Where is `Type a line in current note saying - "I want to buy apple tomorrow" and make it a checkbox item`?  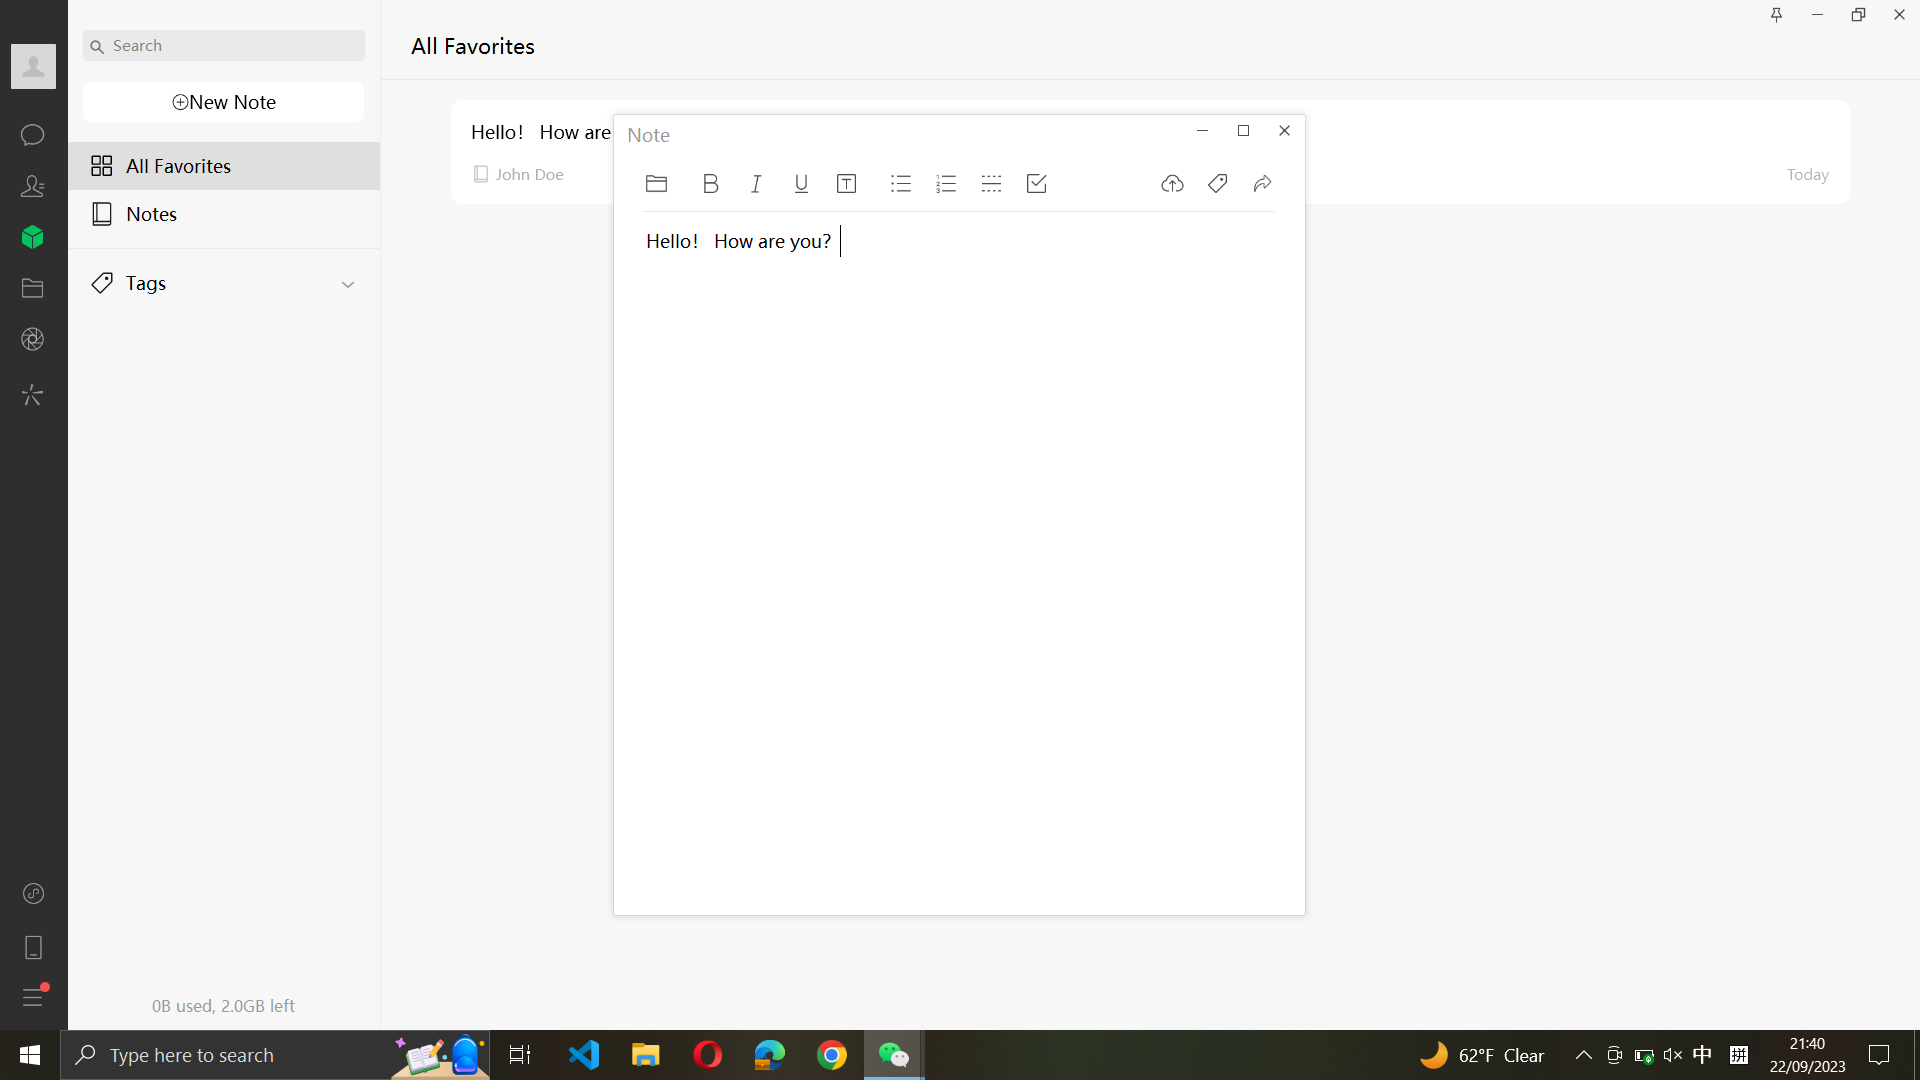
Type a line in current note saying - "I want to buy apple tomorrow" and make it a checkbox item is located at coordinates (727, 585).